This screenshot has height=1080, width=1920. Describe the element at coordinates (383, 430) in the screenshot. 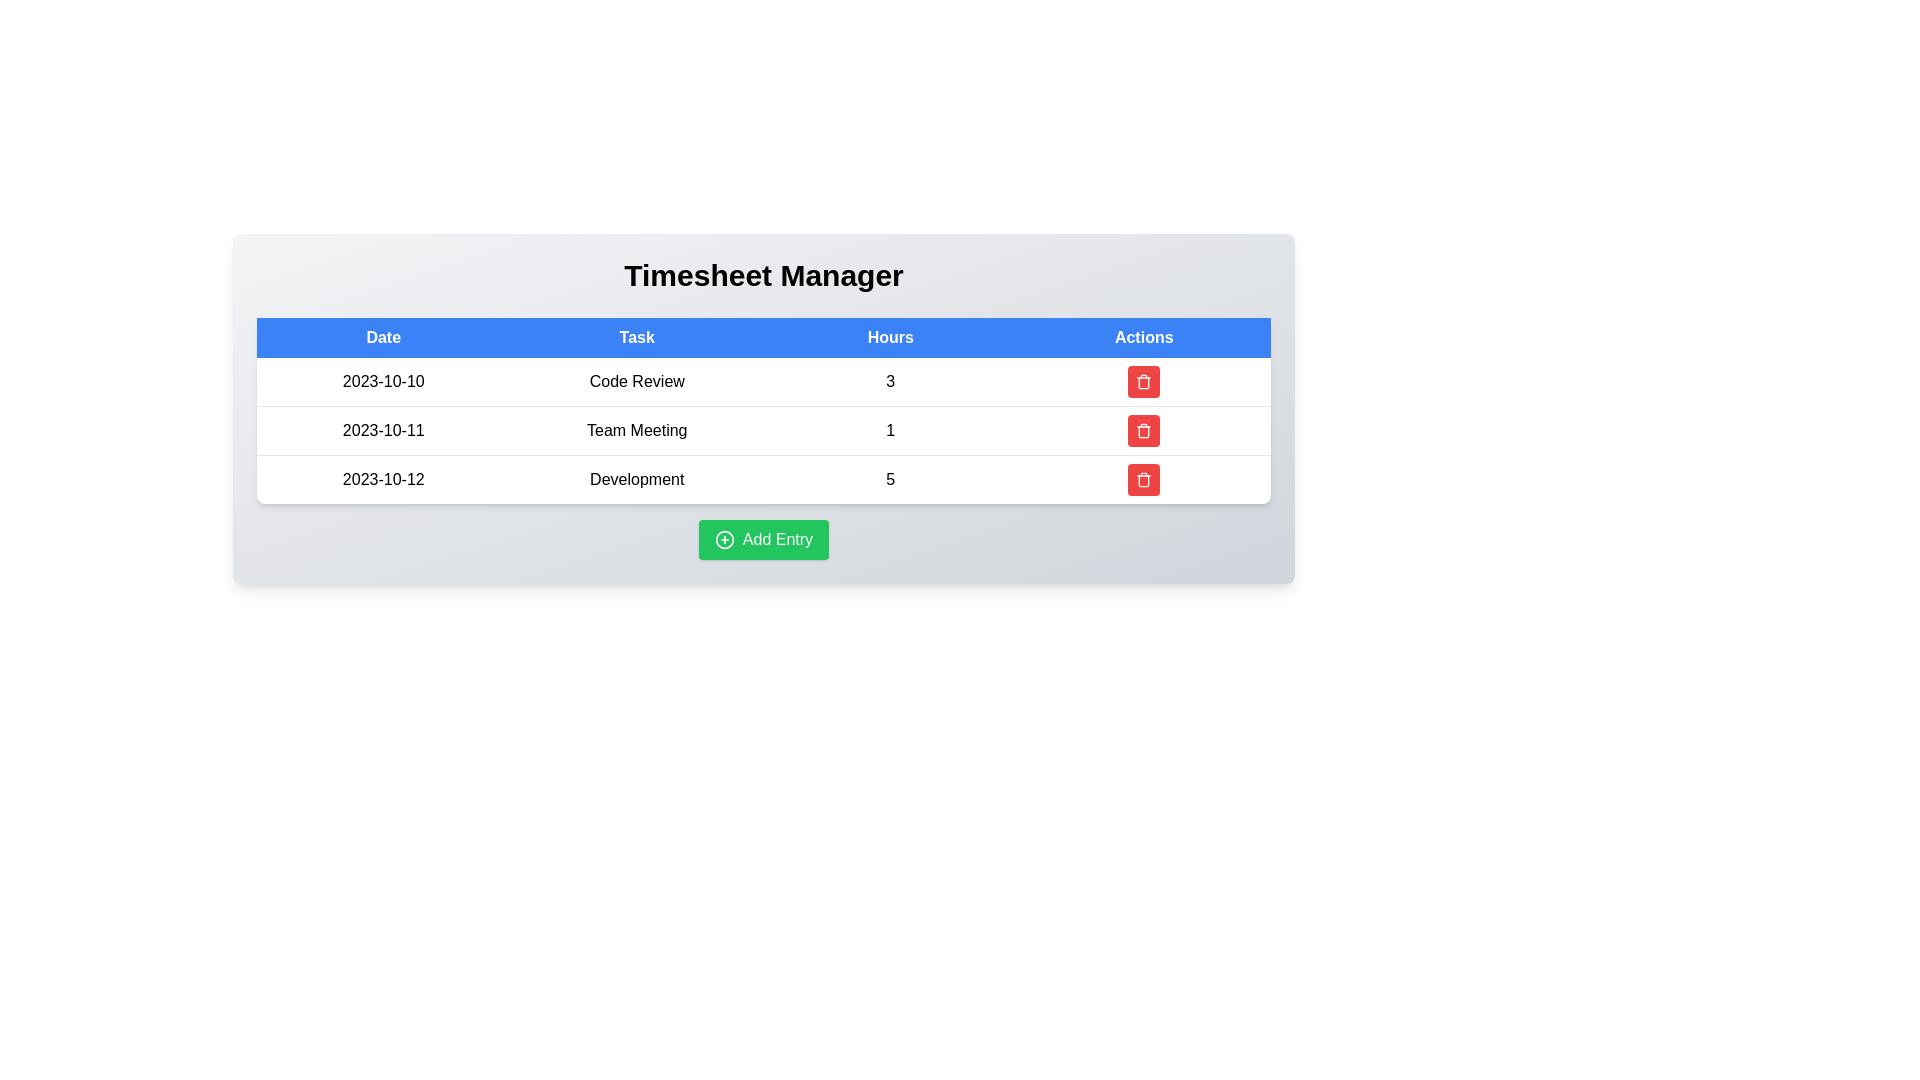

I see `the non-interactive text label displaying the date '2023-10-11' in the middle row of the timesheet table, which is in the first column labeled 'Date'` at that location.